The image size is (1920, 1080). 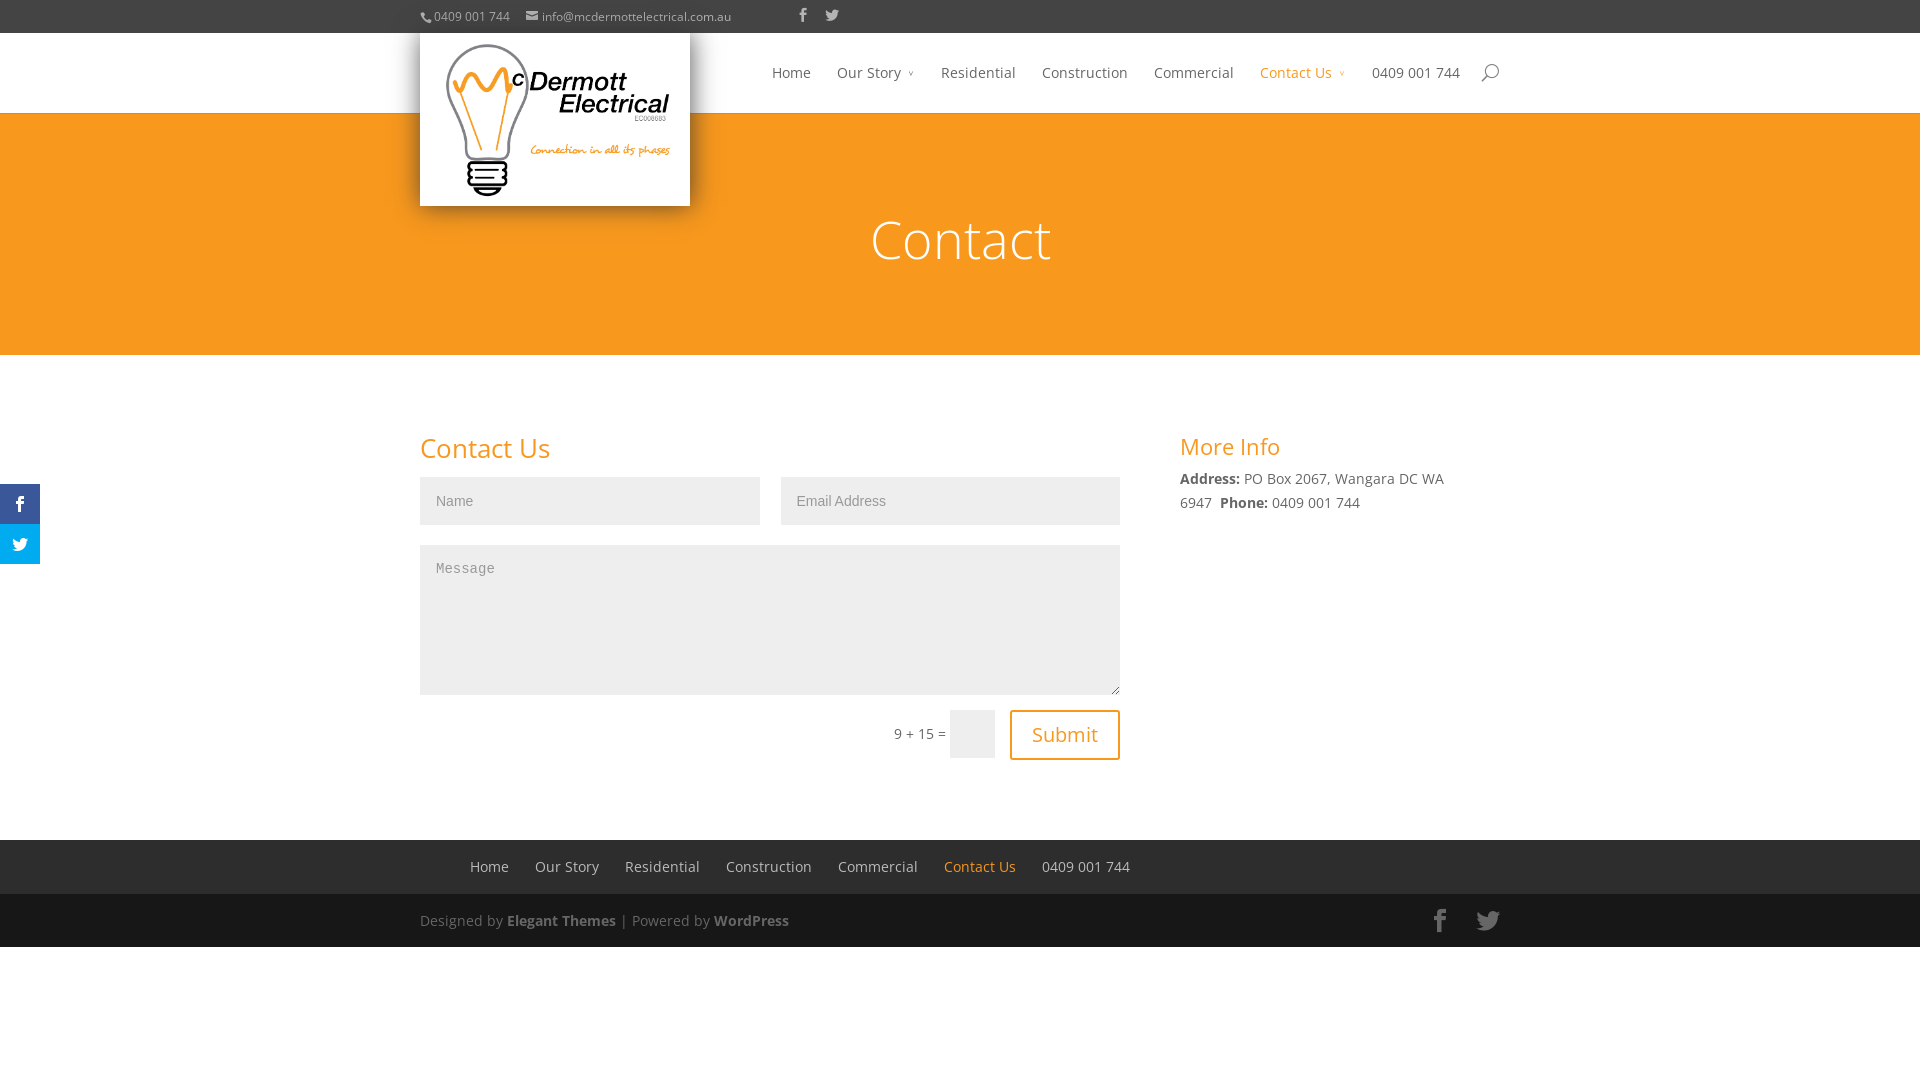 What do you see at coordinates (978, 86) in the screenshot?
I see `'Residential'` at bounding box center [978, 86].